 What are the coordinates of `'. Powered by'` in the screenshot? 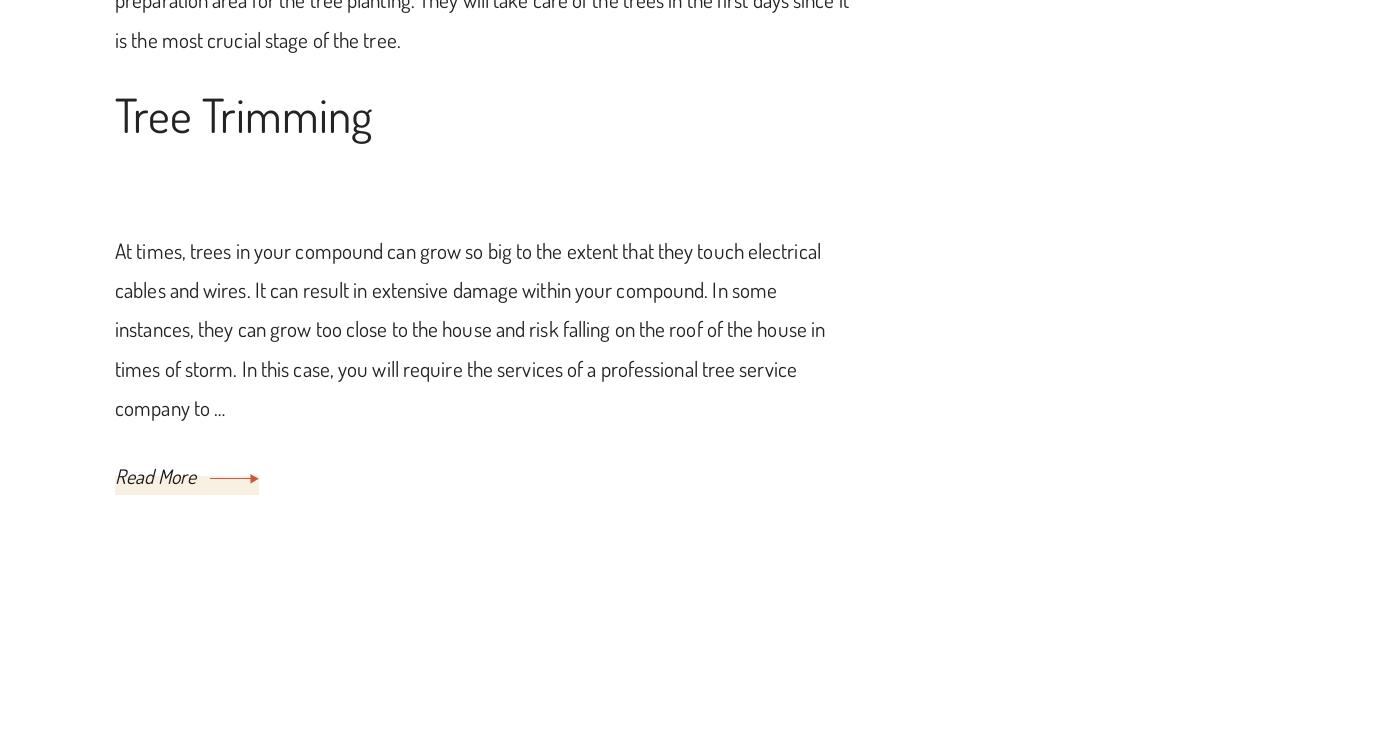 It's located at (1016, 709).